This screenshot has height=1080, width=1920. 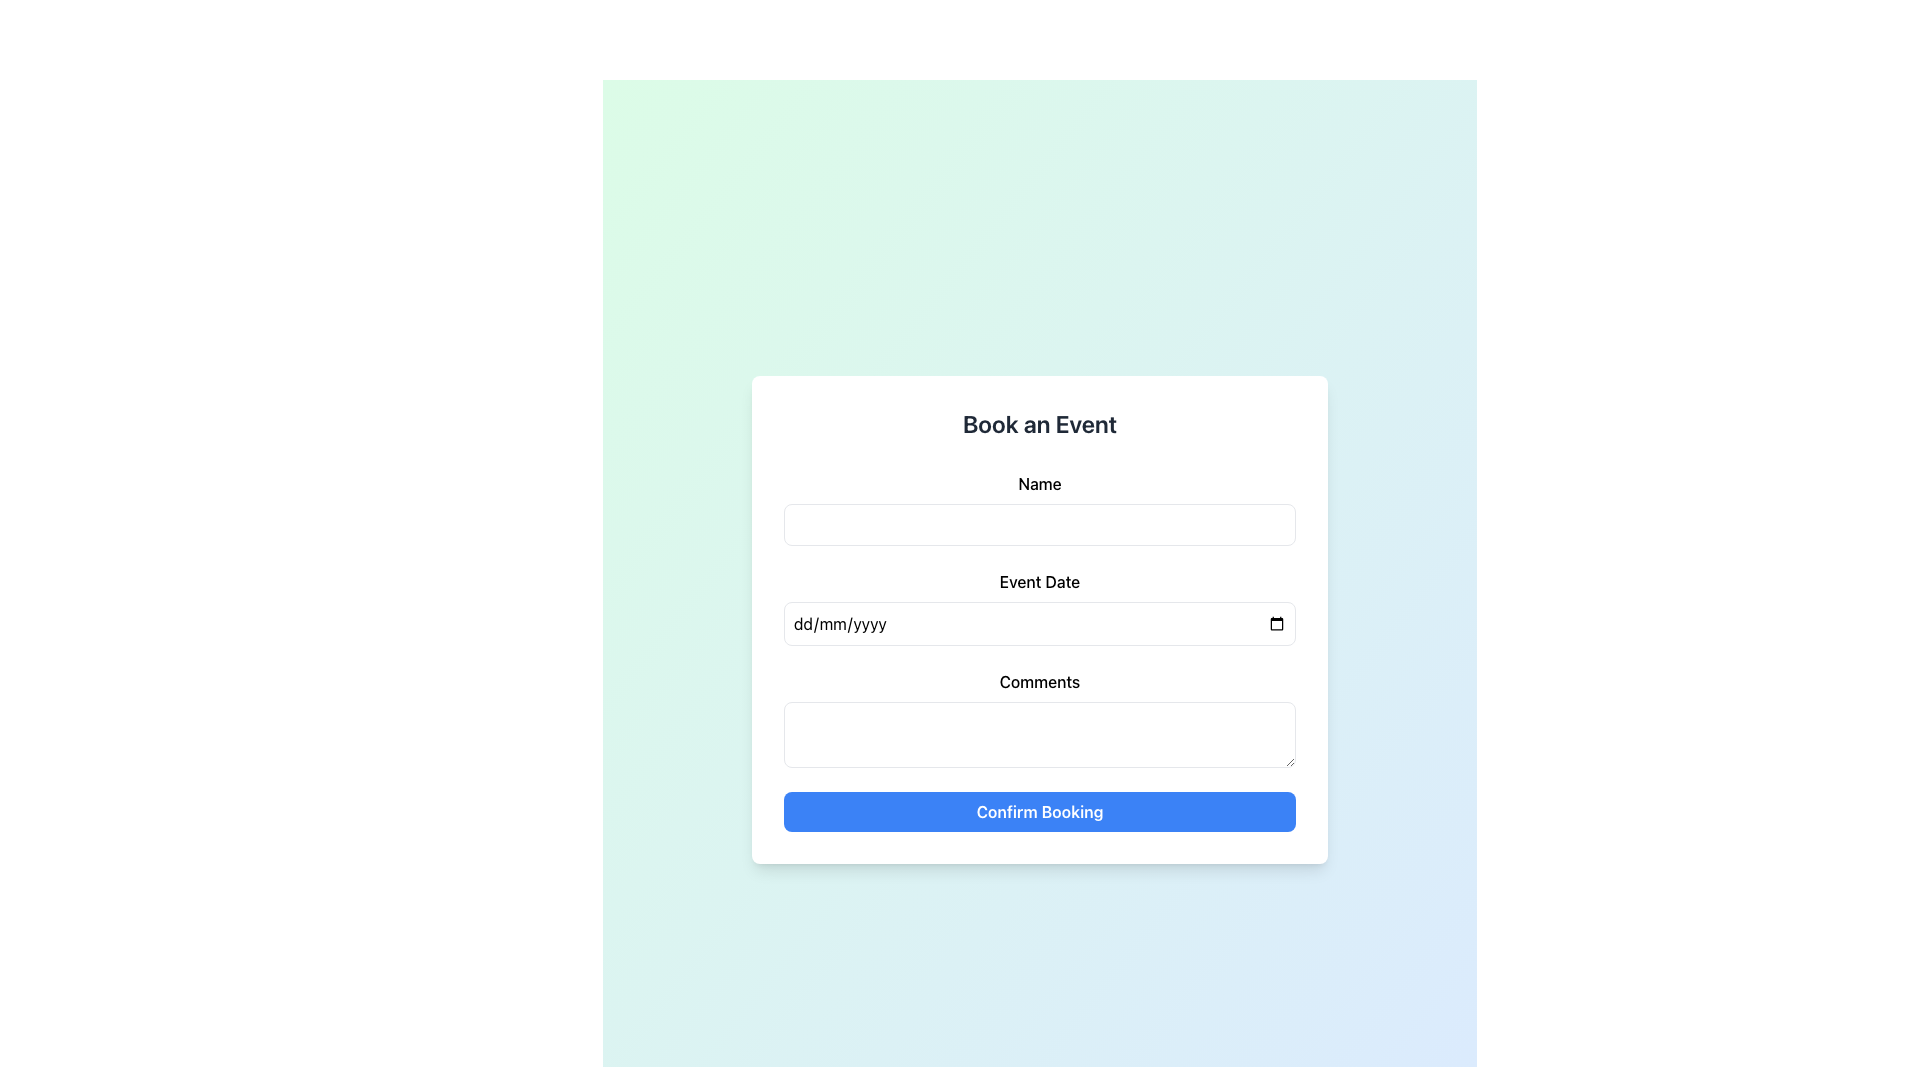 I want to click on the submit button located at the bottom of the form to change its shade of blue, so click(x=1040, y=812).